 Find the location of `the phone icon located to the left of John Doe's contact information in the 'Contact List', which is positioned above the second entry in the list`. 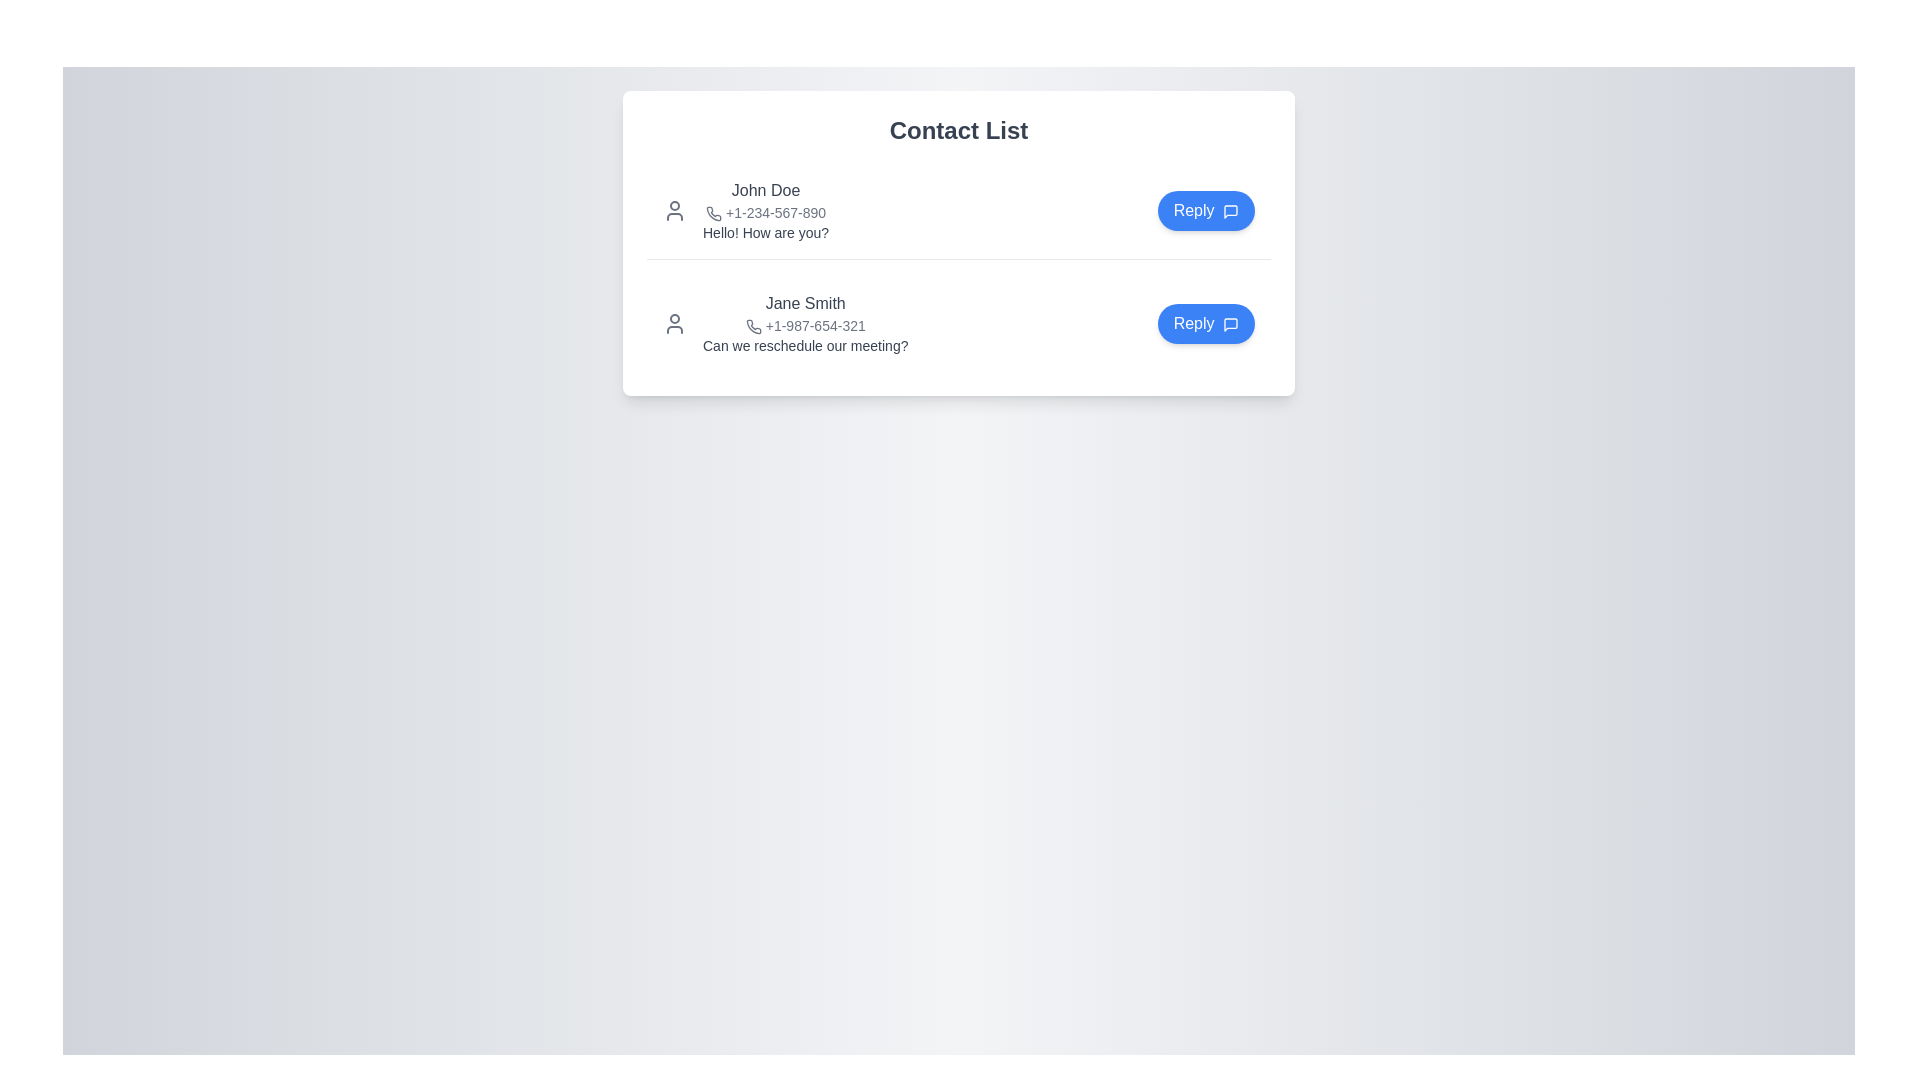

the phone icon located to the left of John Doe's contact information in the 'Contact List', which is positioned above the second entry in the list is located at coordinates (714, 214).